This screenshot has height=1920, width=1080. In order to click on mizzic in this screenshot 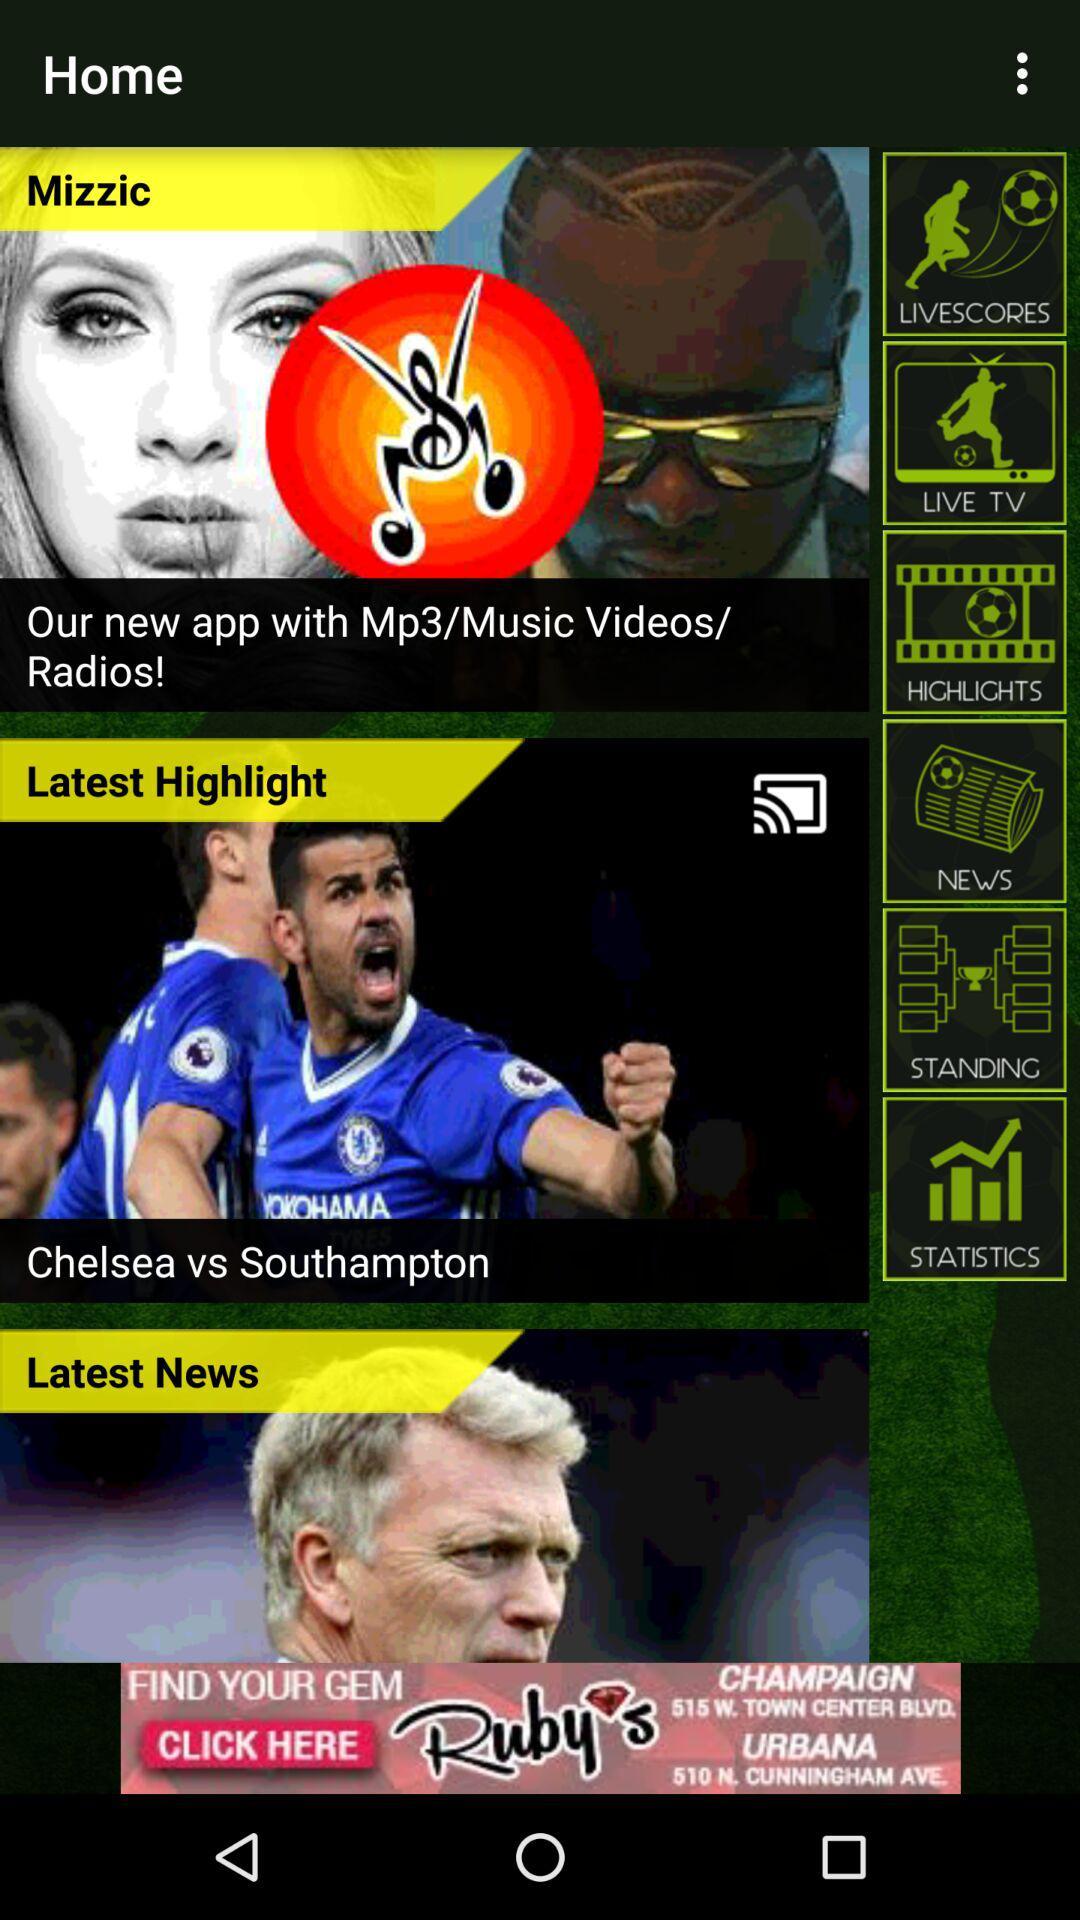, I will do `click(261, 188)`.